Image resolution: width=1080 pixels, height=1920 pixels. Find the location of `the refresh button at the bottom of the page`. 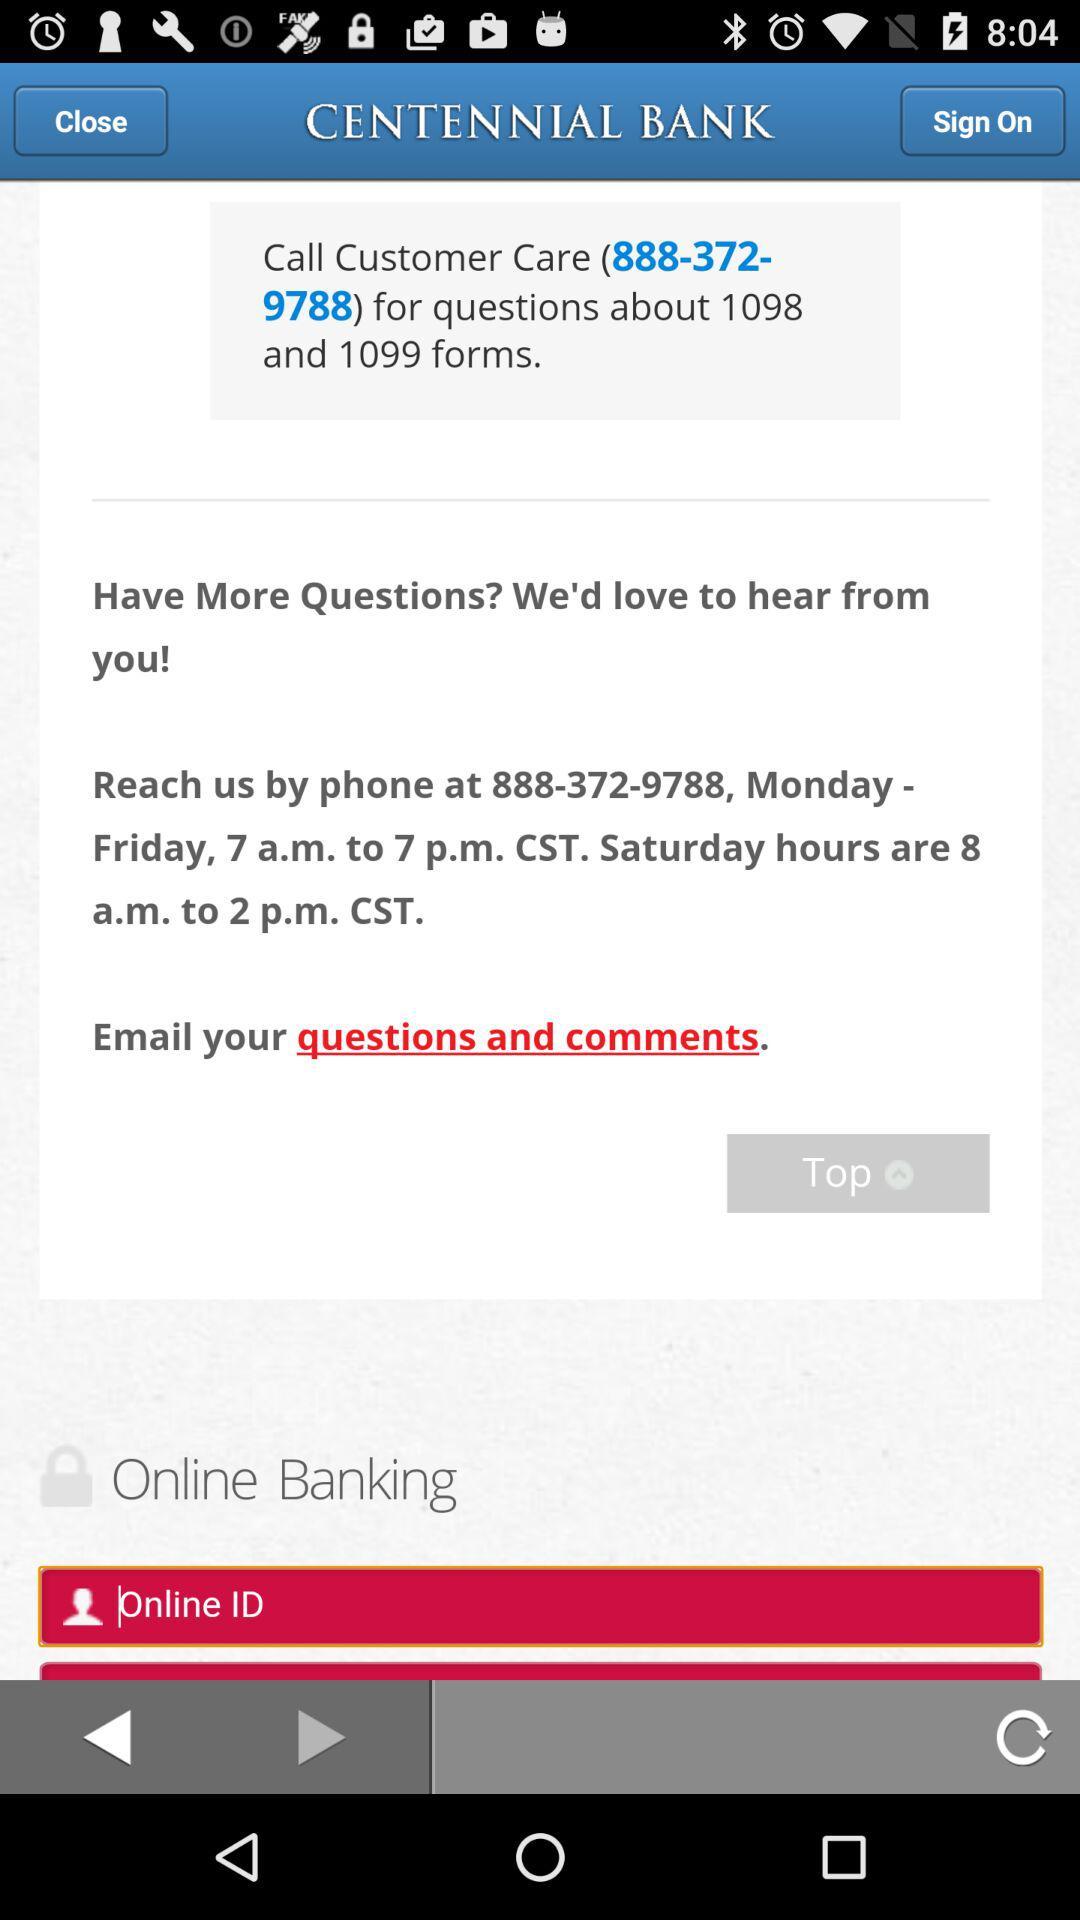

the refresh button at the bottom of the page is located at coordinates (1026, 1736).